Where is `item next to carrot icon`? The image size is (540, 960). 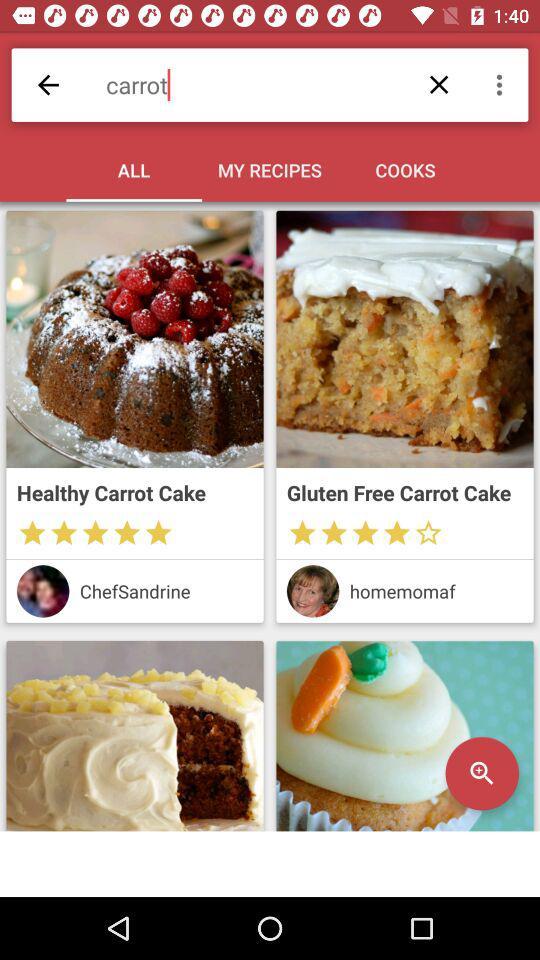 item next to carrot icon is located at coordinates (48, 85).